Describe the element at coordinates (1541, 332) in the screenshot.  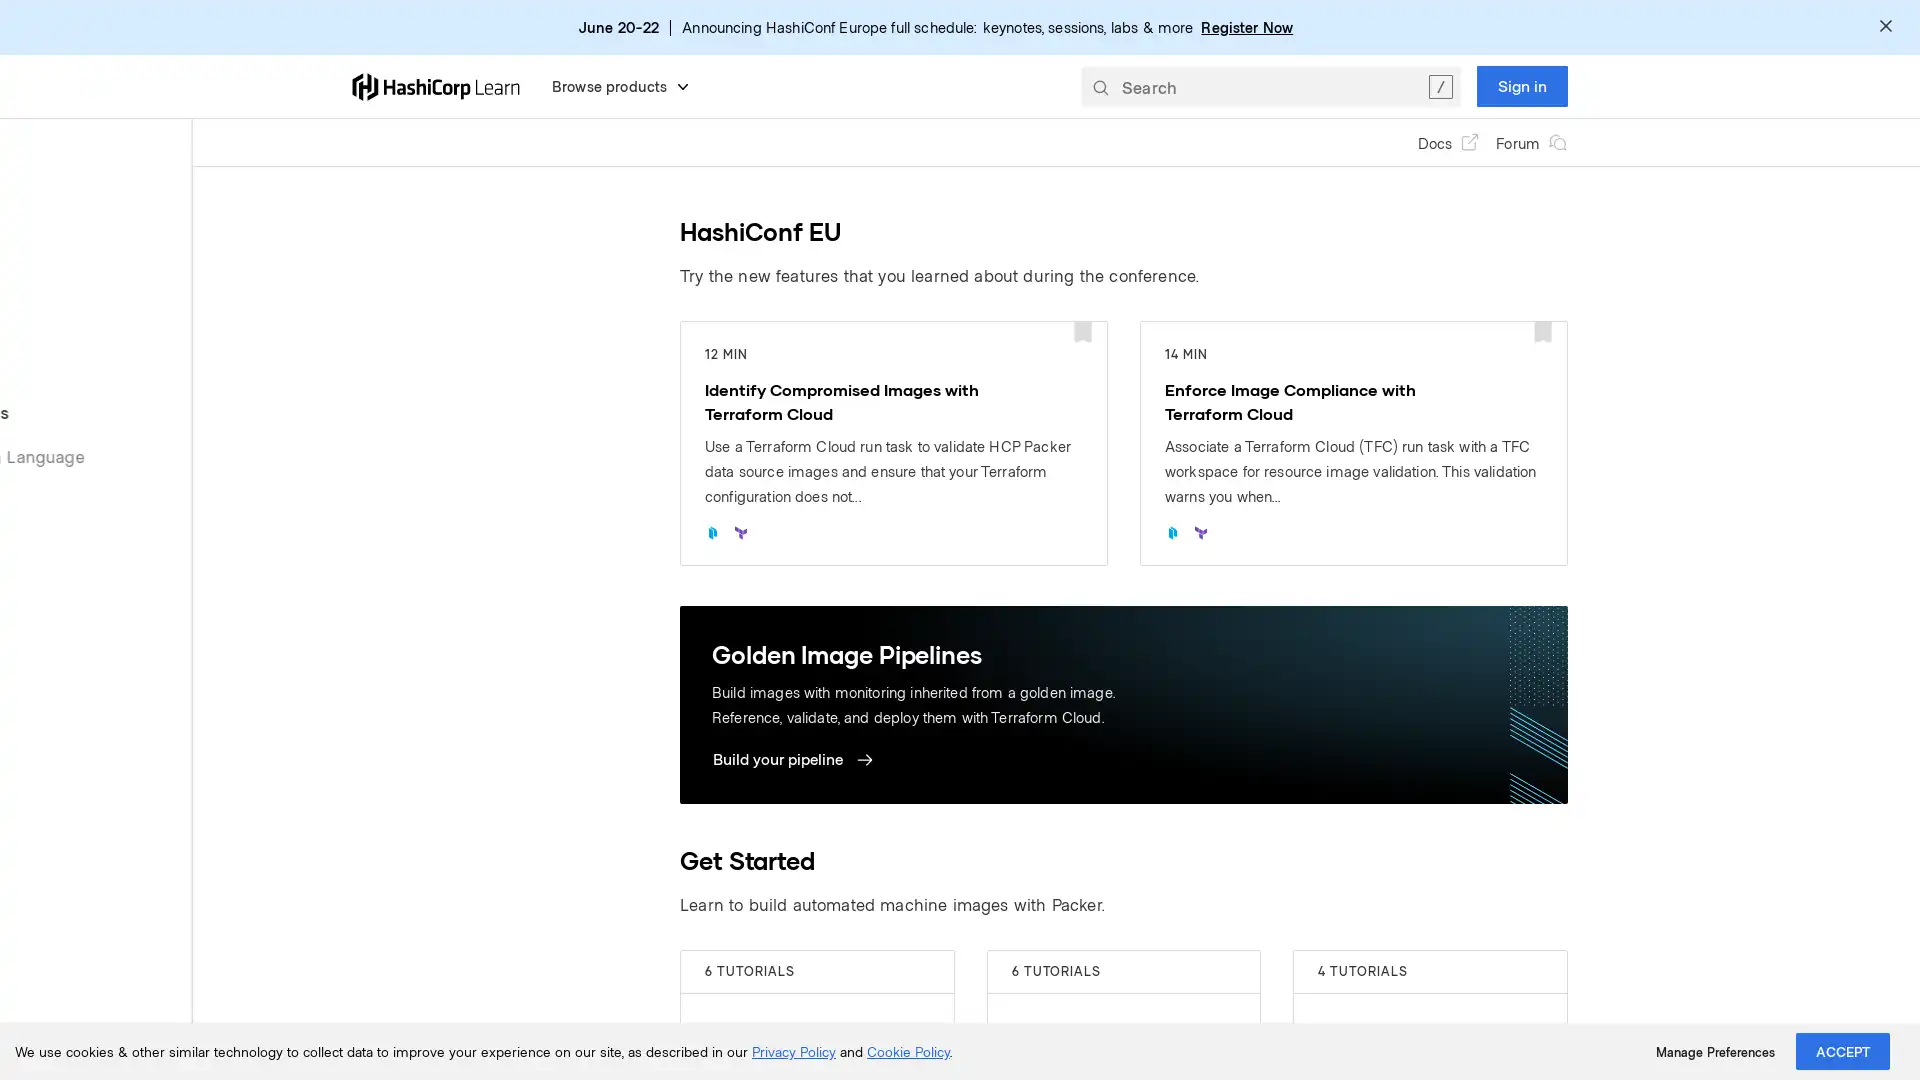
I see `Add bookmark for: Enforce Image Compliance with Terraform Cloud` at that location.